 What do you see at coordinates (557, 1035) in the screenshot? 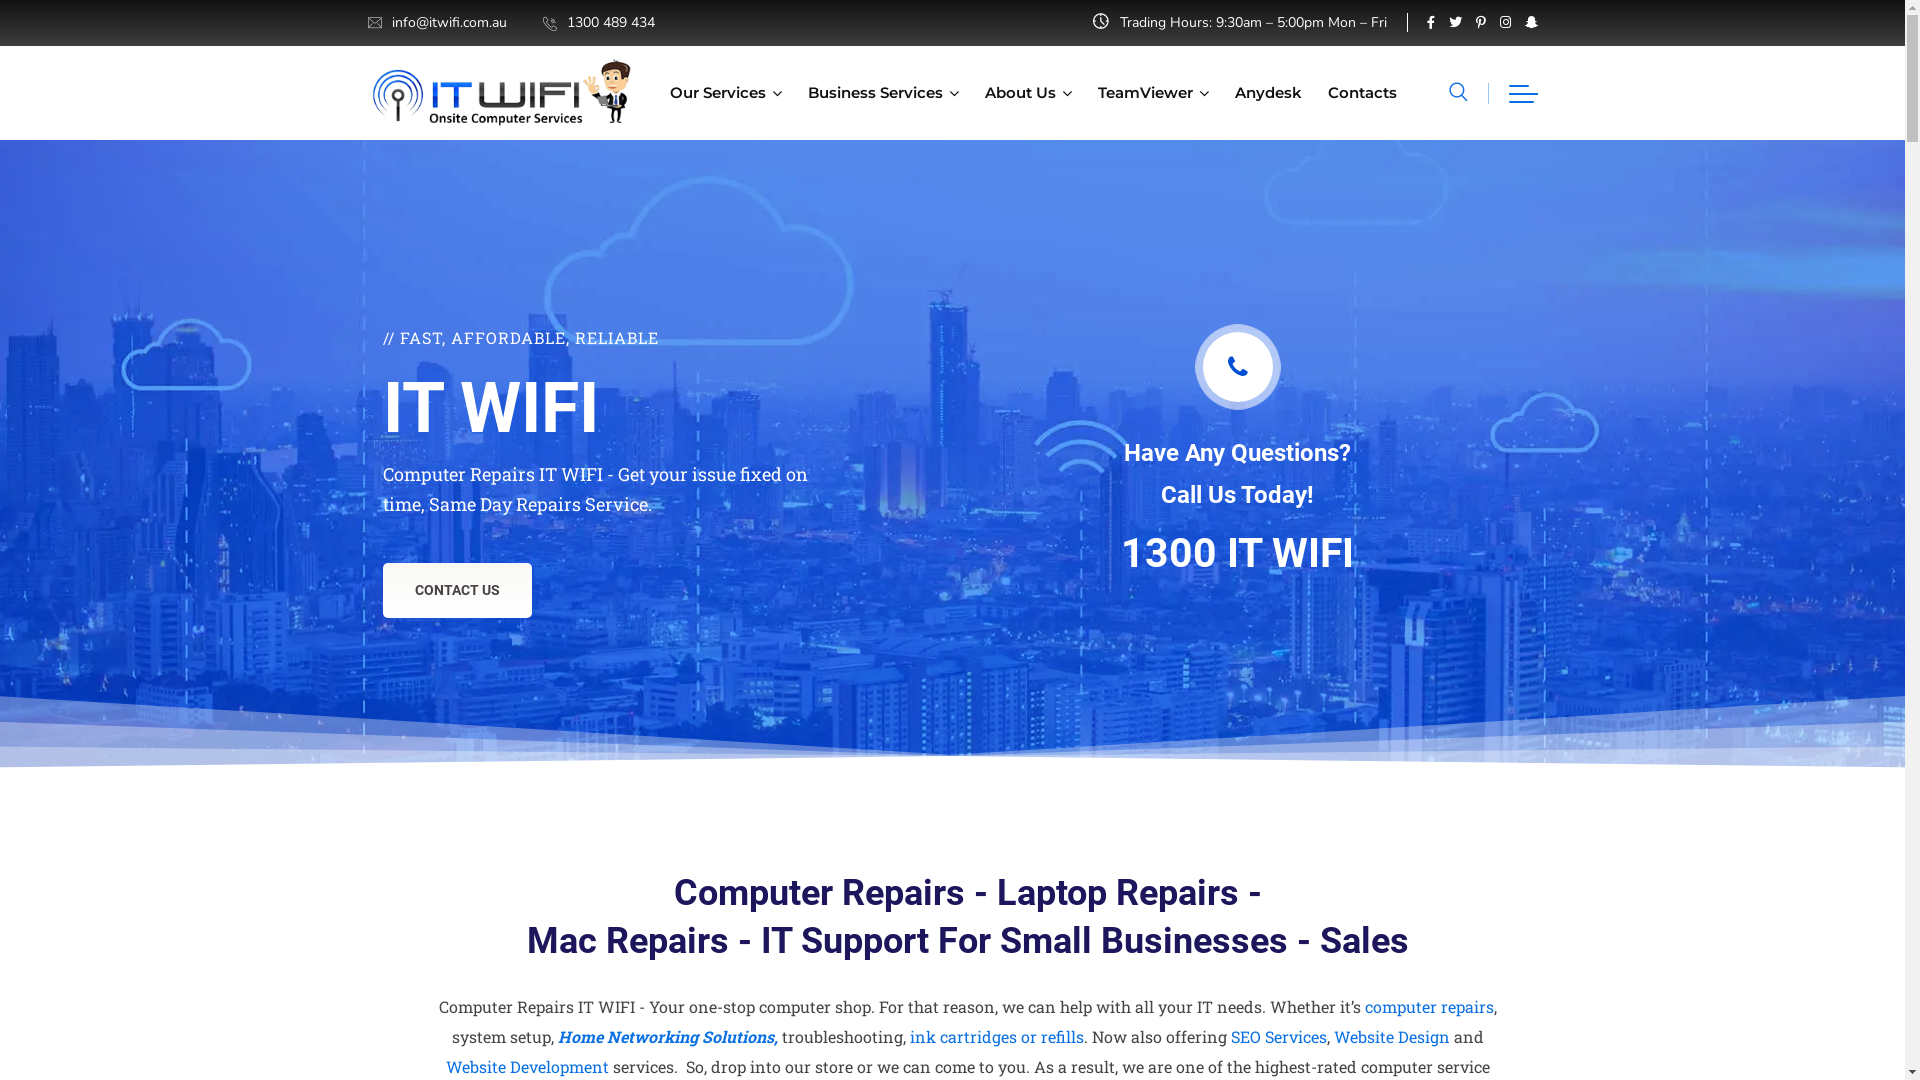
I see `'Home Networking Solutions,'` at bounding box center [557, 1035].